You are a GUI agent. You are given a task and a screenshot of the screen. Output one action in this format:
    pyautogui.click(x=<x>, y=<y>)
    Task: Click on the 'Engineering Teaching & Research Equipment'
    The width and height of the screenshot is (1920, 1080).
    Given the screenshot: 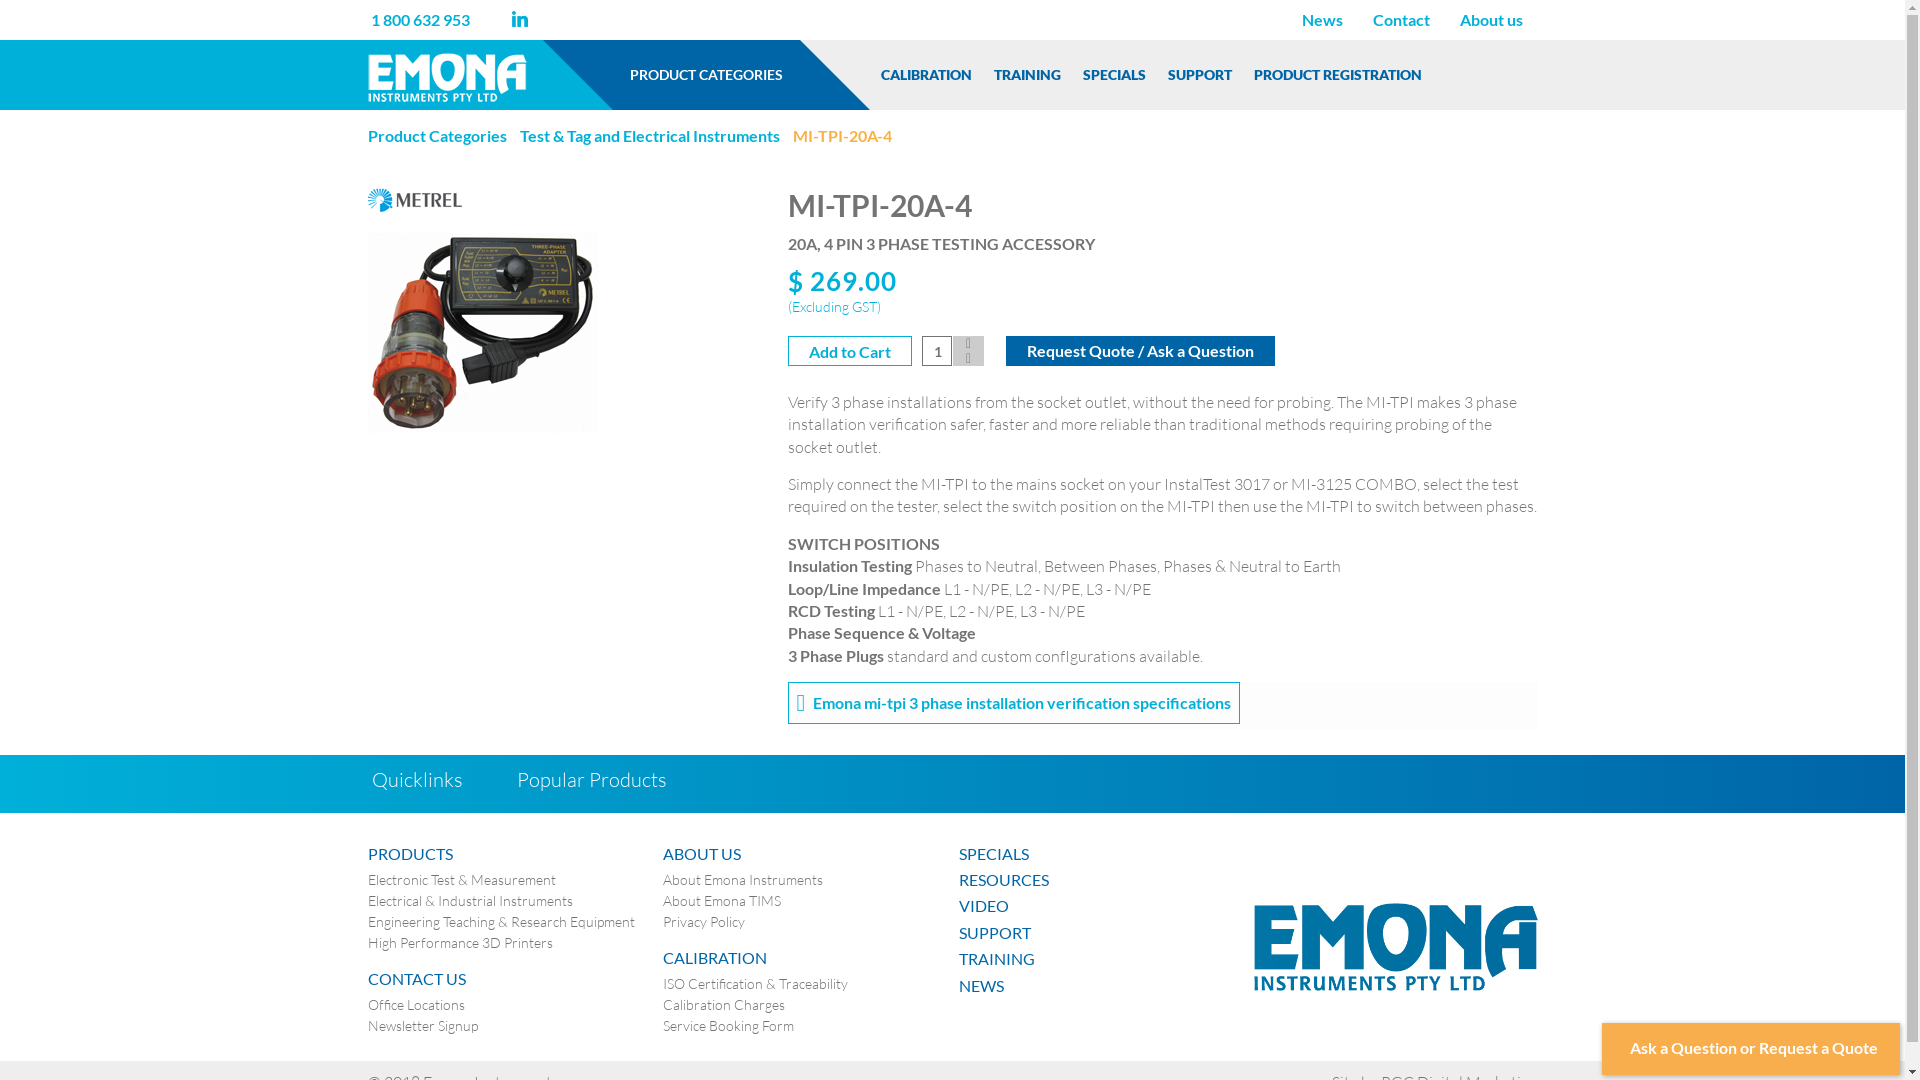 What is the action you would take?
    pyautogui.click(x=501, y=921)
    